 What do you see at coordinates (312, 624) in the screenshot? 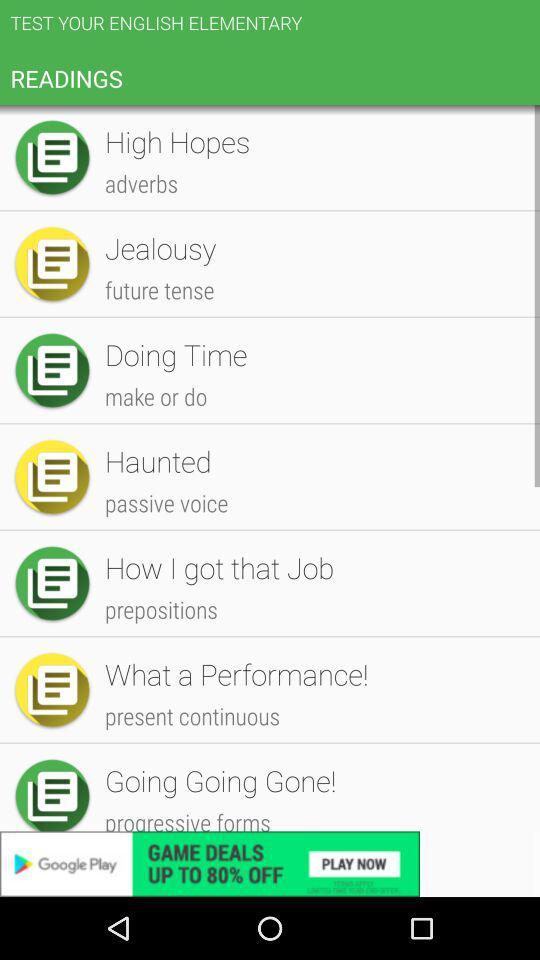
I see `the hangman item` at bounding box center [312, 624].